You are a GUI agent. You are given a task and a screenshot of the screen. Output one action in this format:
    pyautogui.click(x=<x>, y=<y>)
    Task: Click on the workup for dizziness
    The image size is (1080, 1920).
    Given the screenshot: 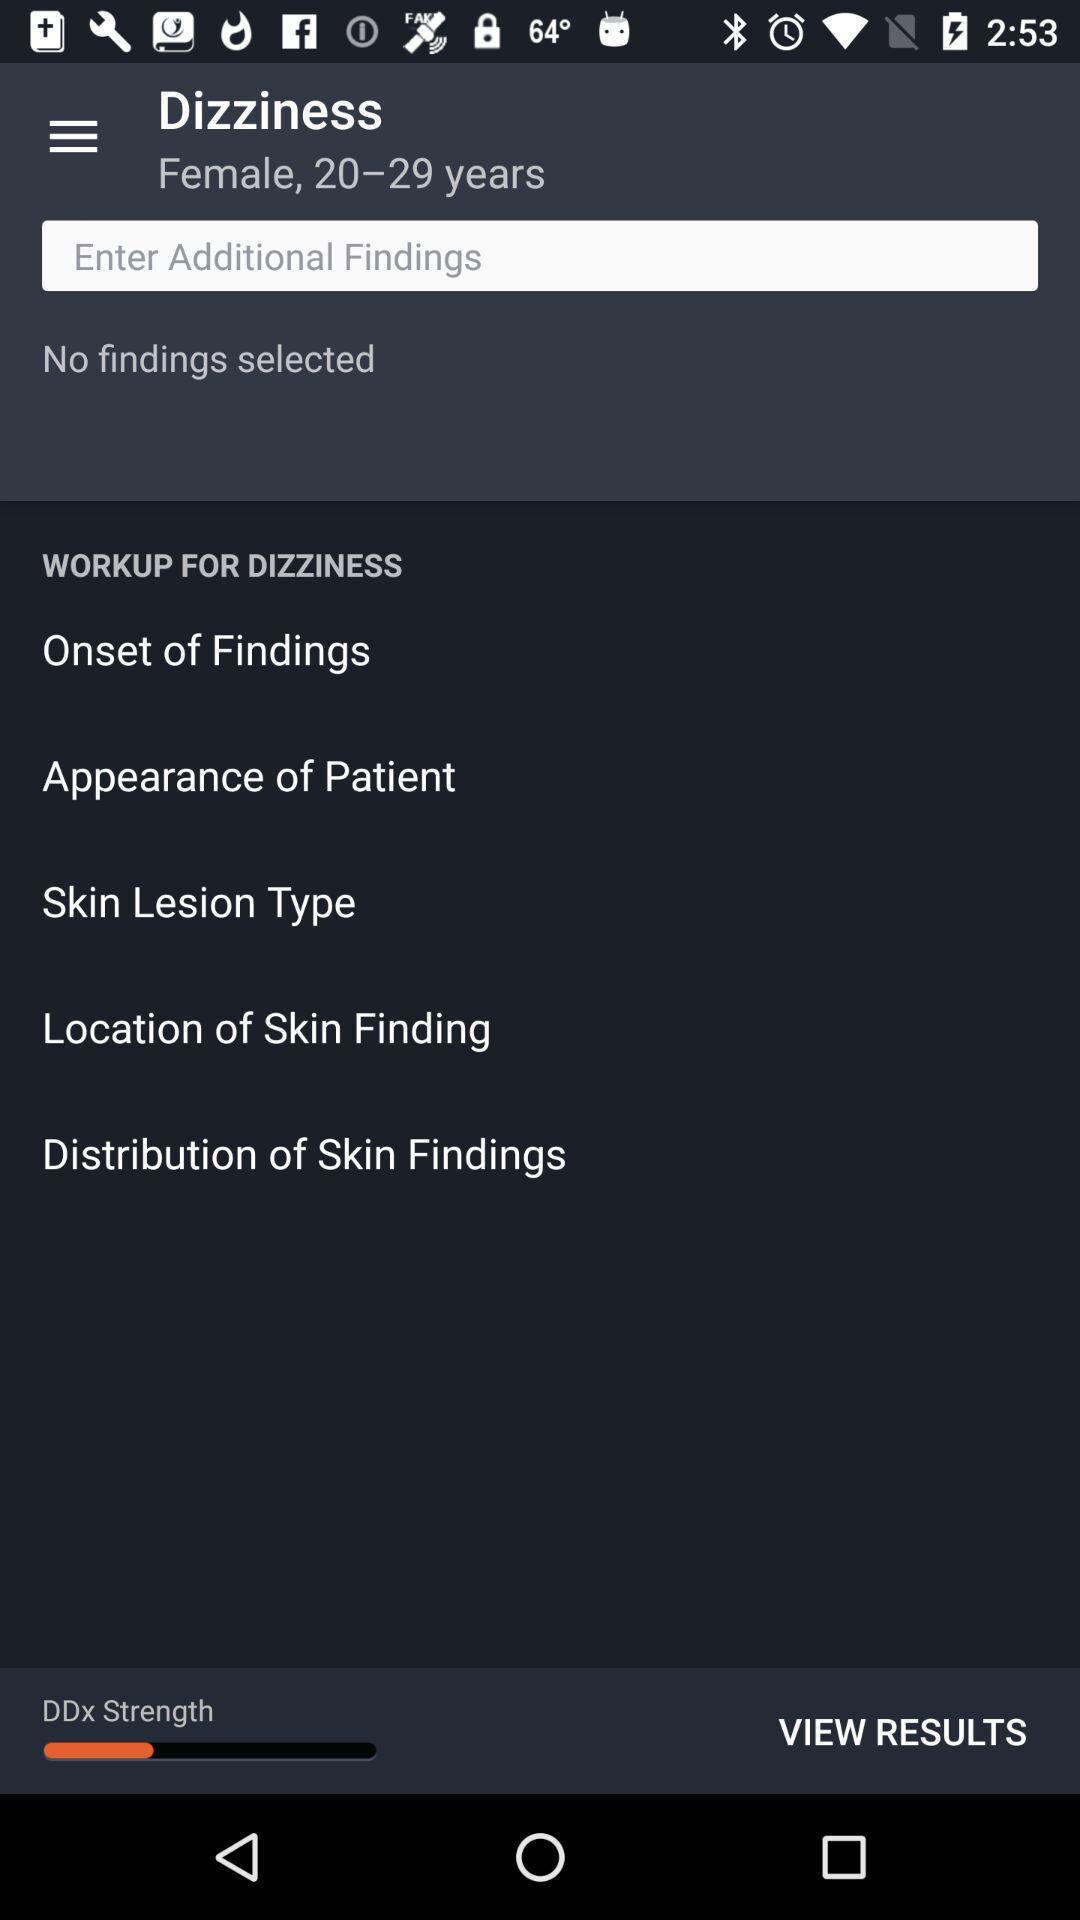 What is the action you would take?
    pyautogui.click(x=540, y=563)
    